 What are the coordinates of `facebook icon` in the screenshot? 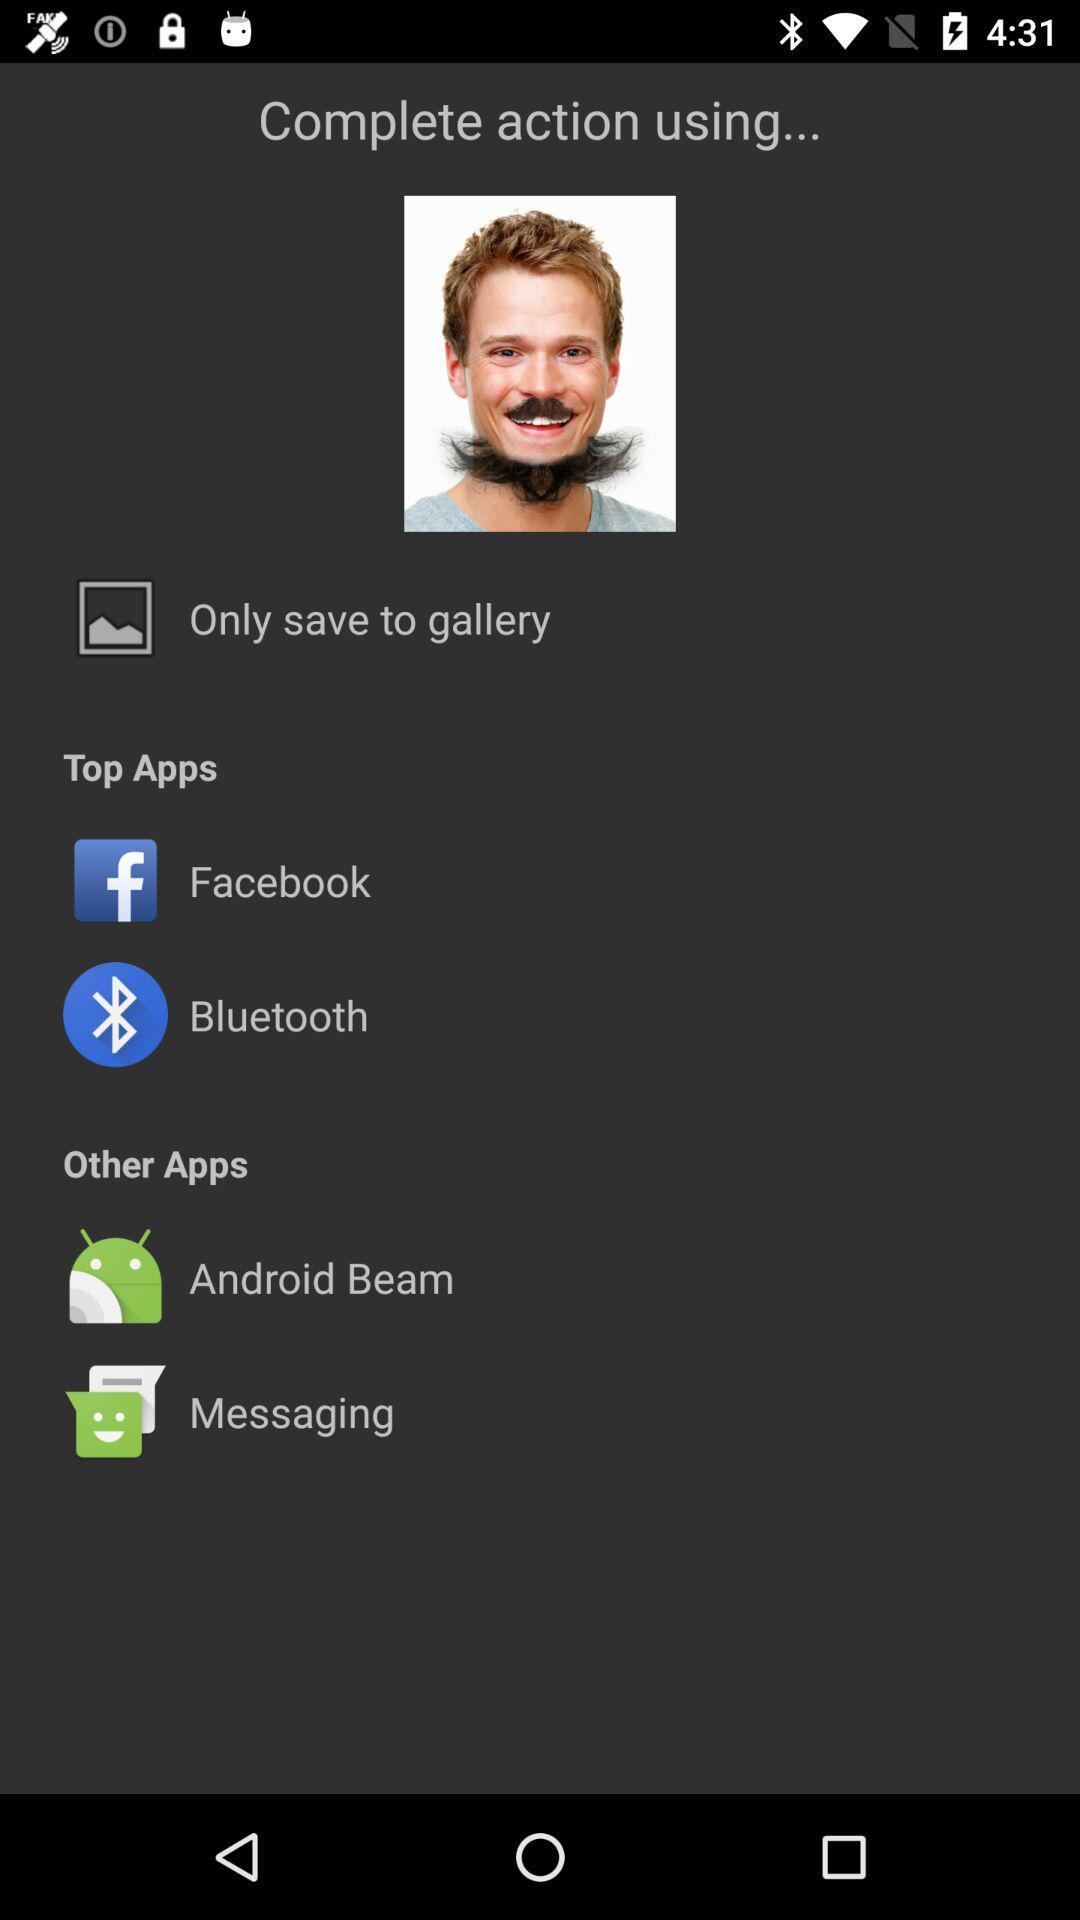 It's located at (279, 880).